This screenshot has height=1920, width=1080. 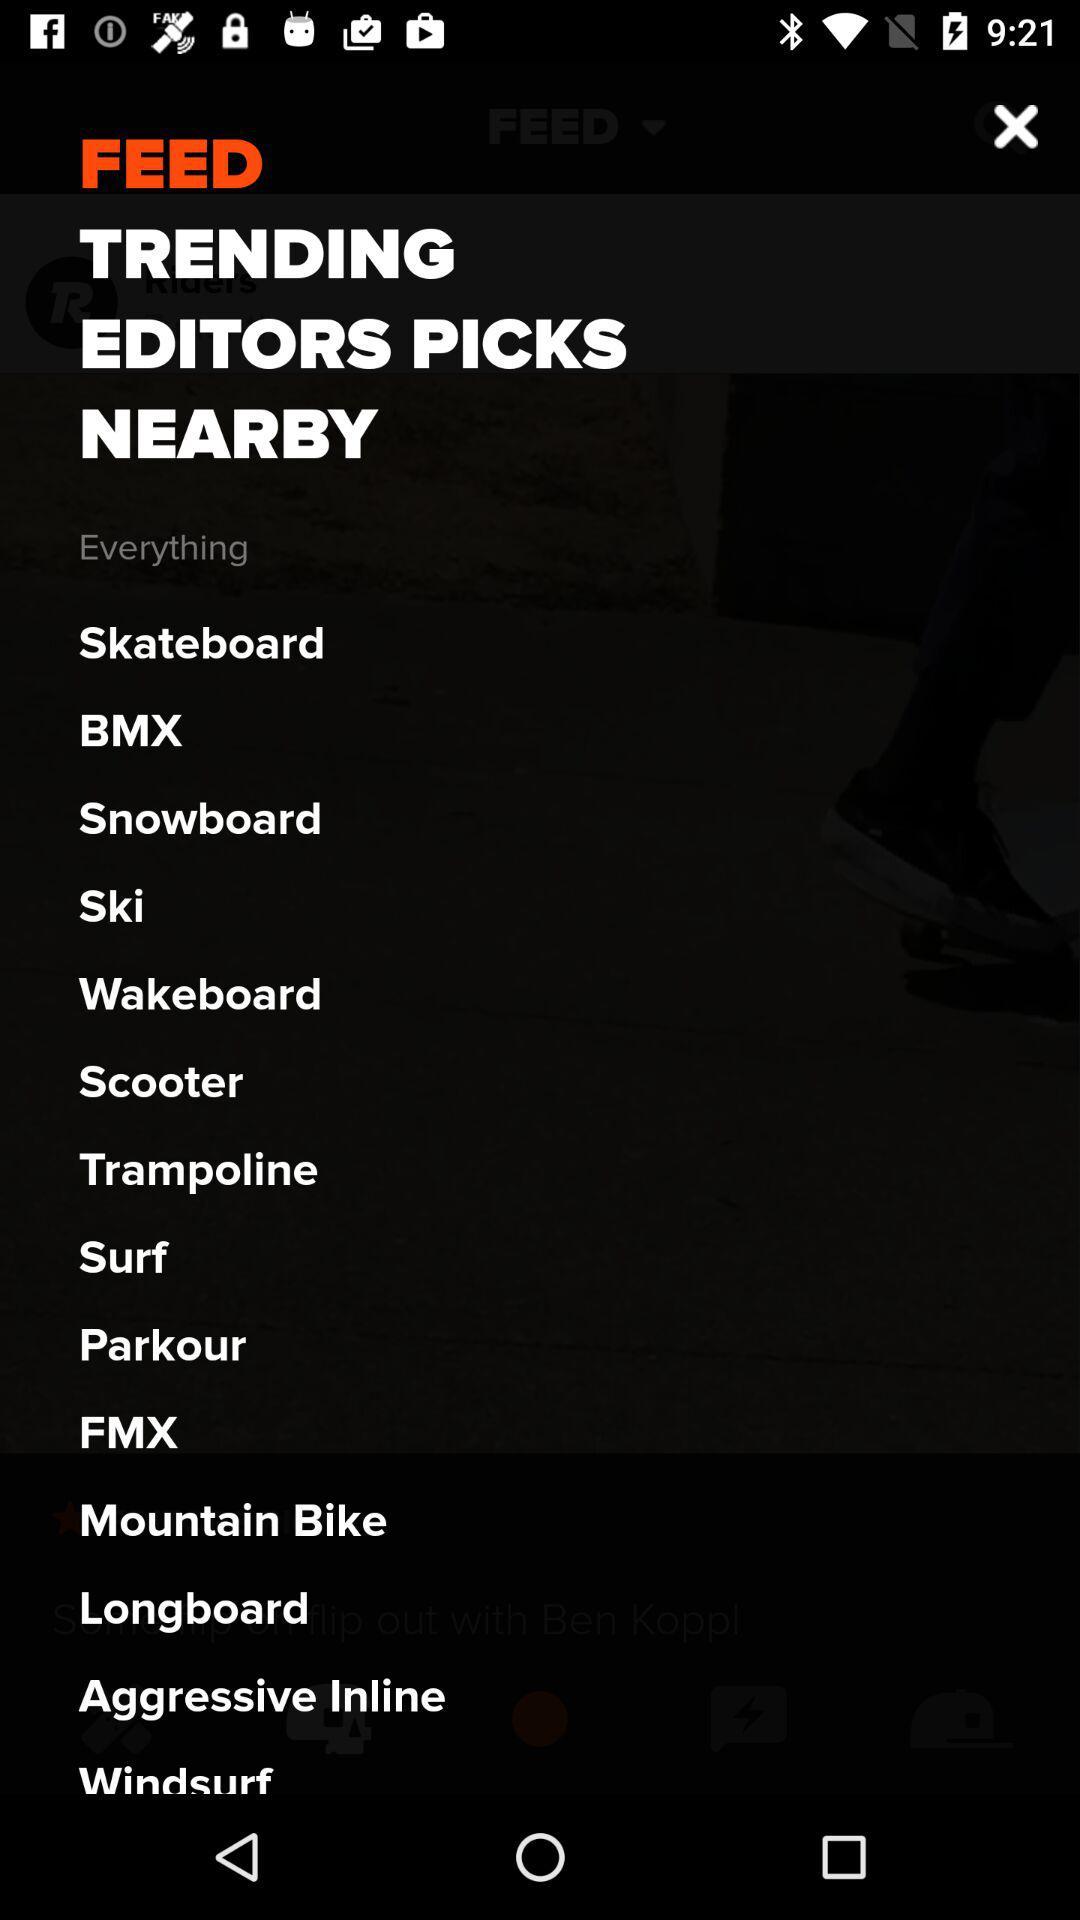 I want to click on the expand_more icon, so click(x=669, y=126).